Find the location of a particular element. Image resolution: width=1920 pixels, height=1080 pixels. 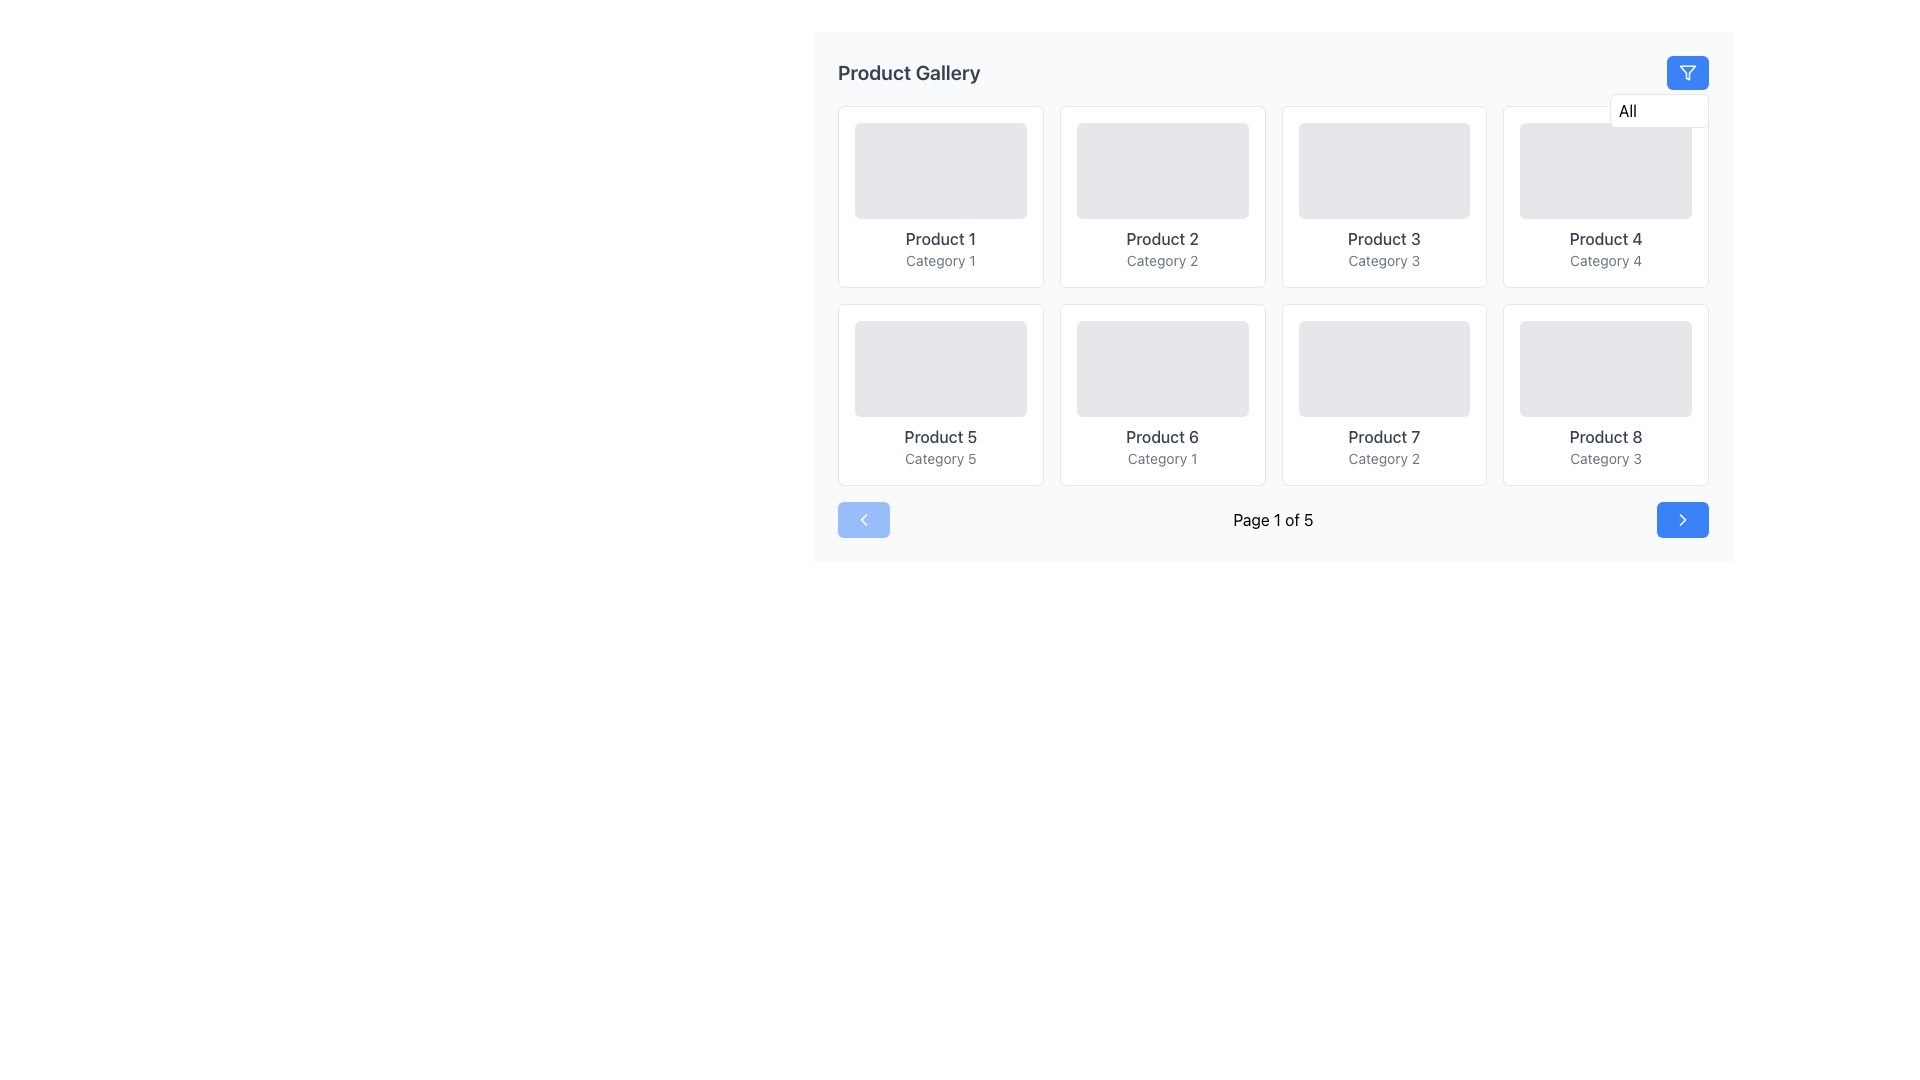

the text label displaying 'Product 8' located in the bottom-right card of the product grid, specifically positioned between an image placeholder and a category descriptor is located at coordinates (1606, 435).